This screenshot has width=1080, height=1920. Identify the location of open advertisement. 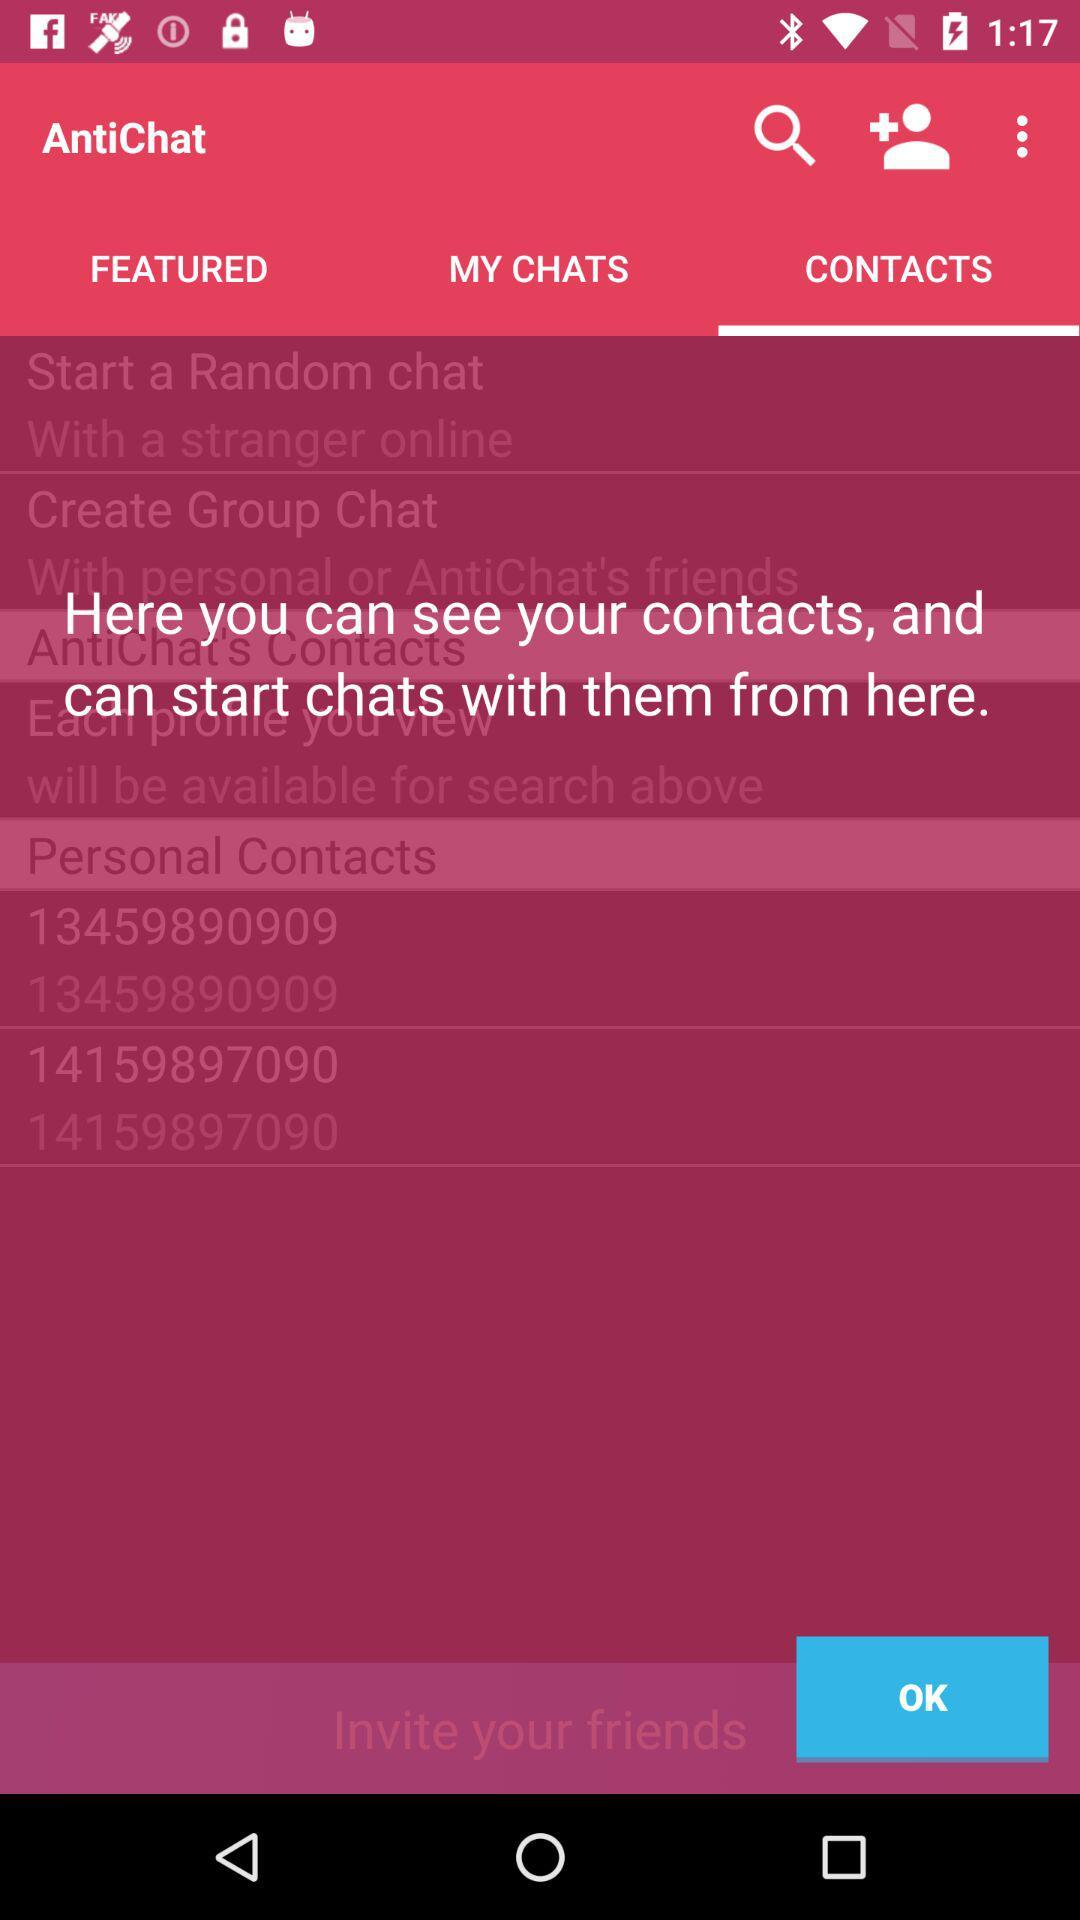
(540, 1727).